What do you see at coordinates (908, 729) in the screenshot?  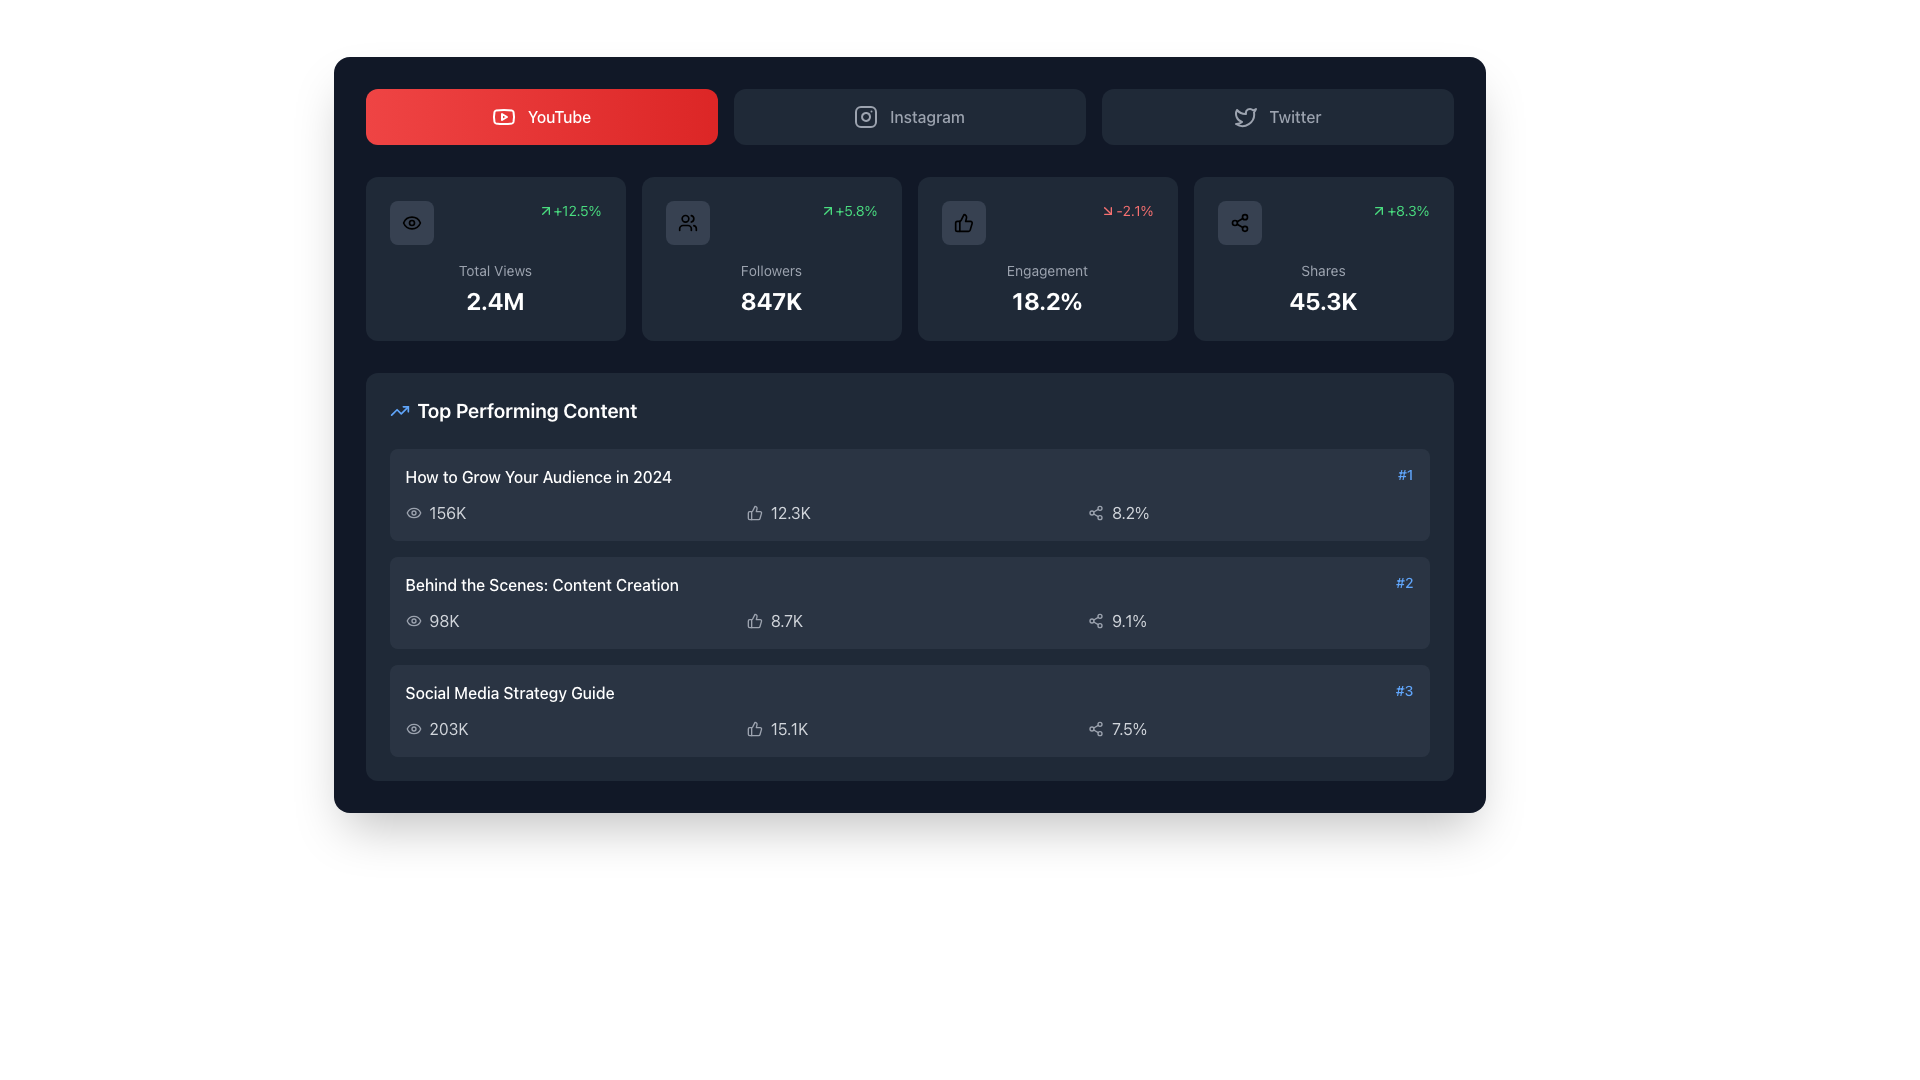 I see `the A data row displaying stats and icons located in the lower section of the card titled 'Social Media Strategy Guide #3'` at bounding box center [908, 729].